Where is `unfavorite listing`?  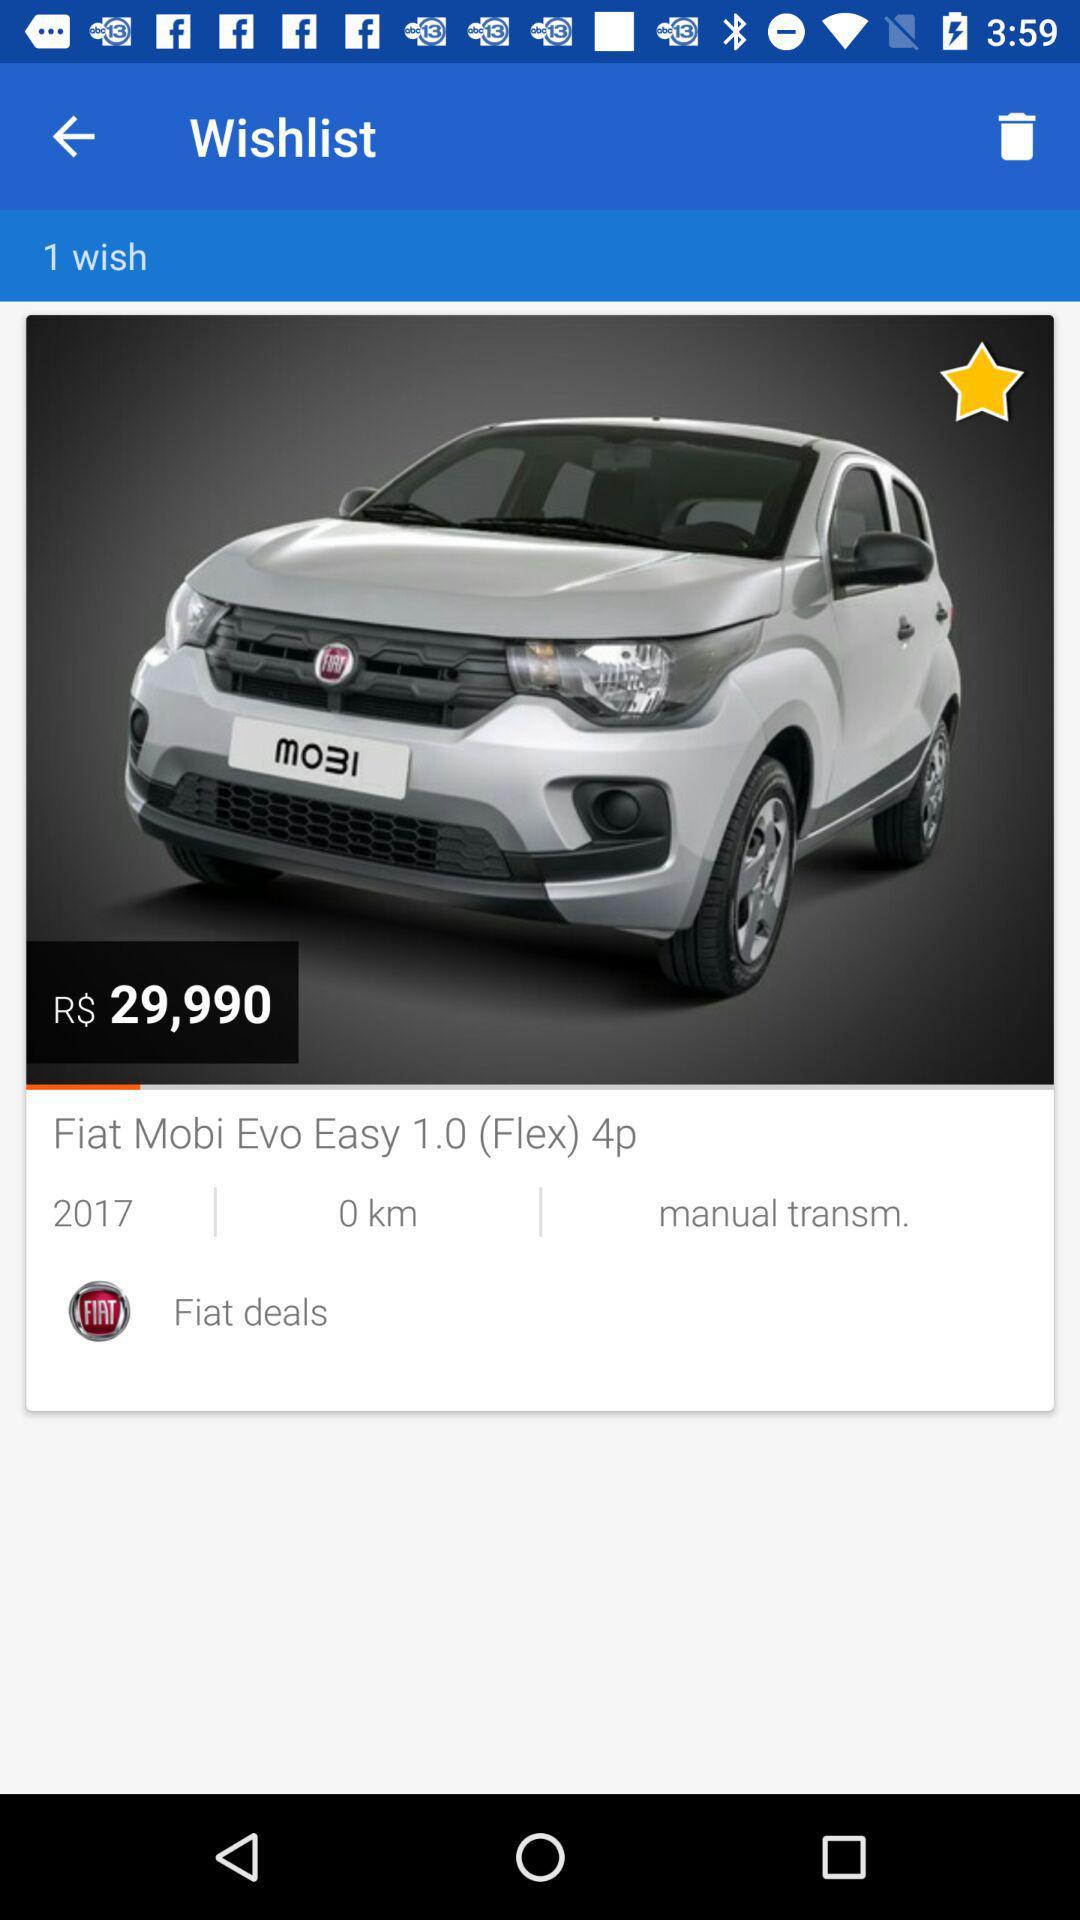
unfavorite listing is located at coordinates (982, 381).